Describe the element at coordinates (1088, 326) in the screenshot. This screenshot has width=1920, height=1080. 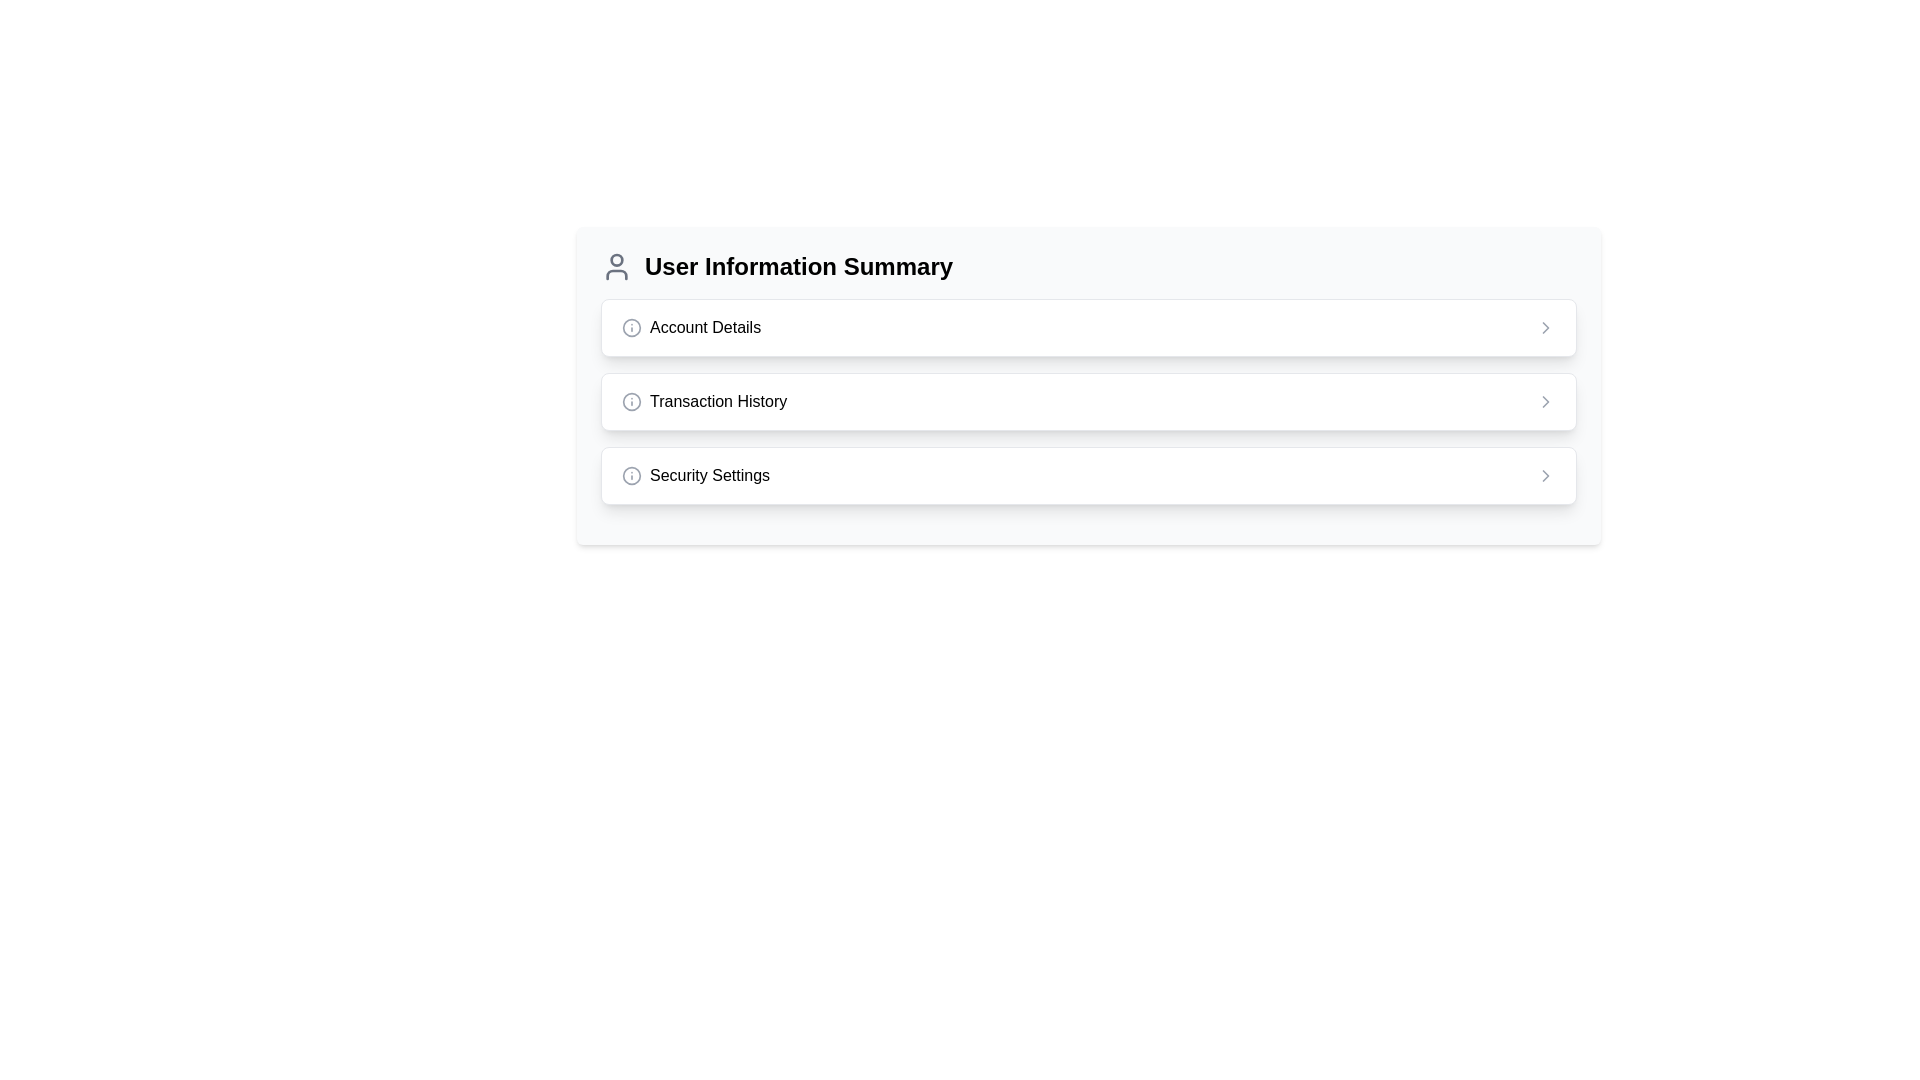
I see `the first clickable card` at that location.